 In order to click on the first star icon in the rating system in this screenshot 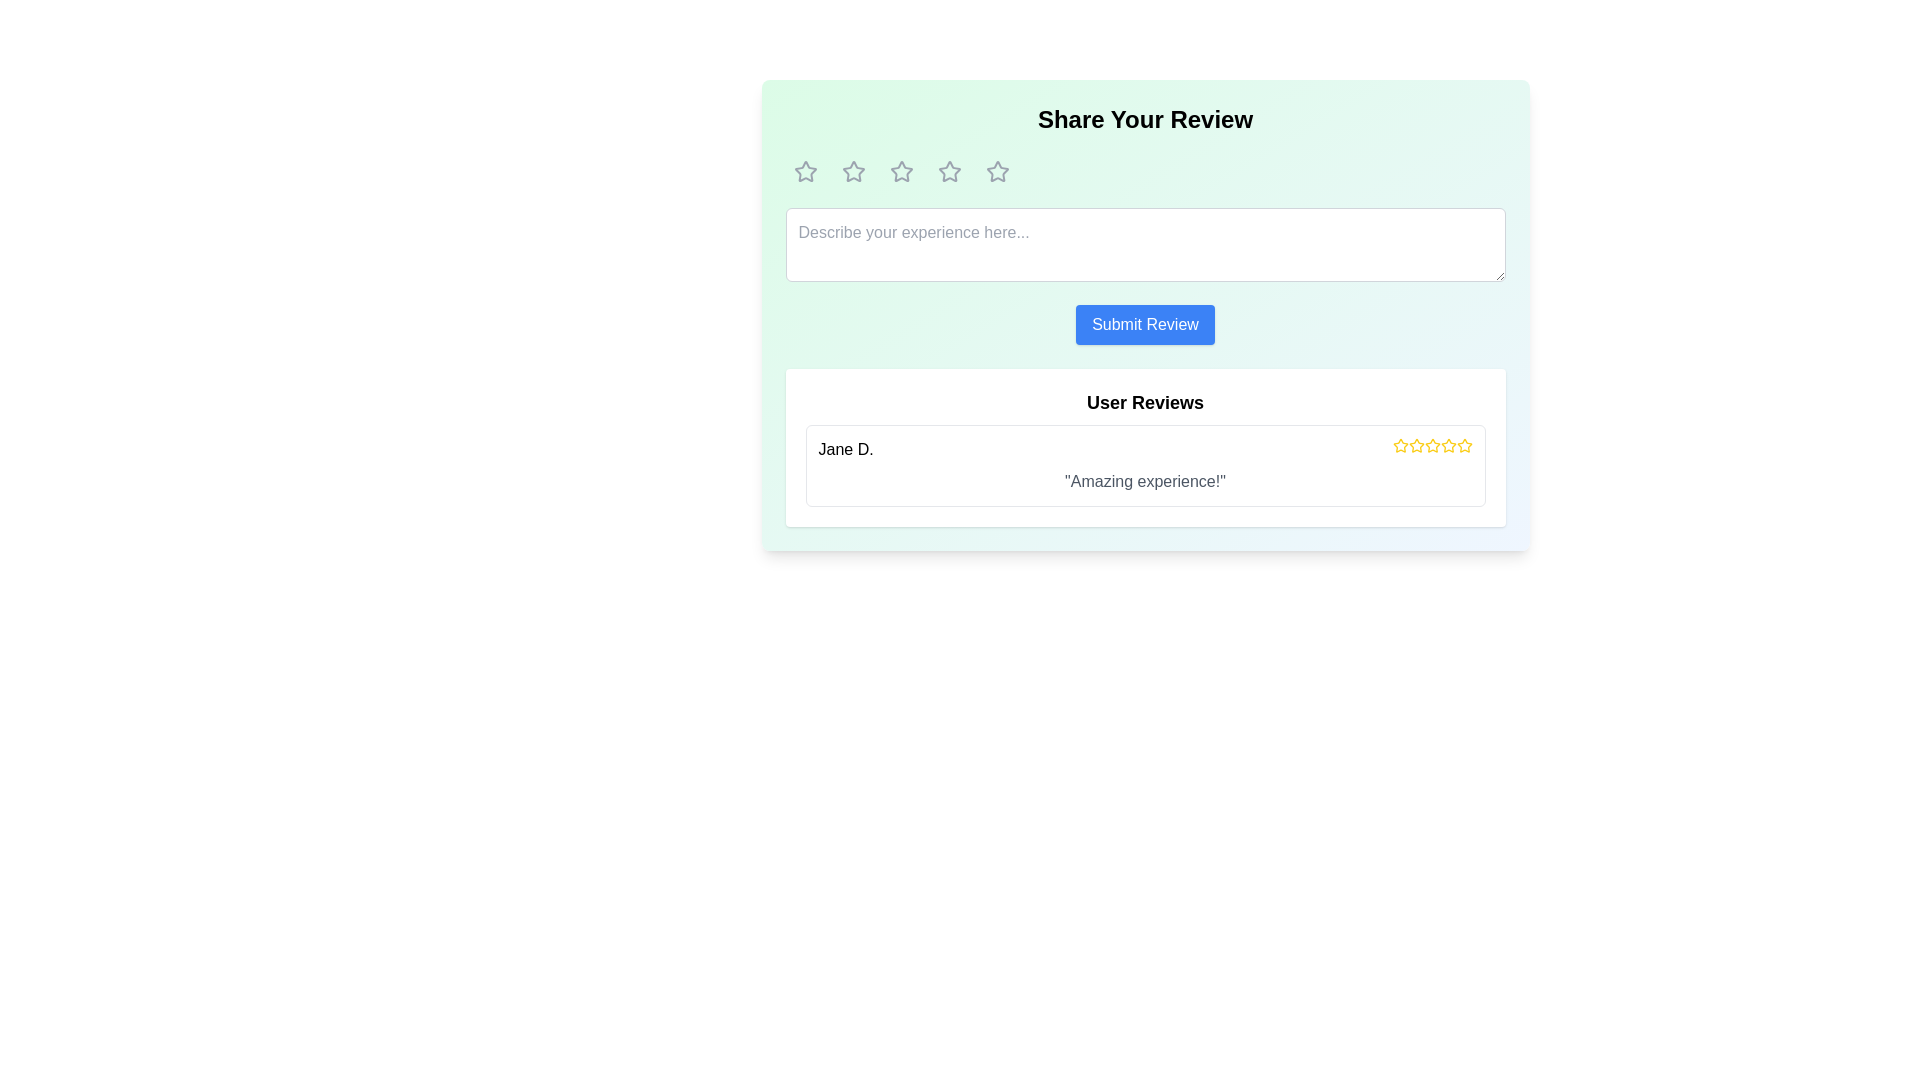, I will do `click(805, 170)`.